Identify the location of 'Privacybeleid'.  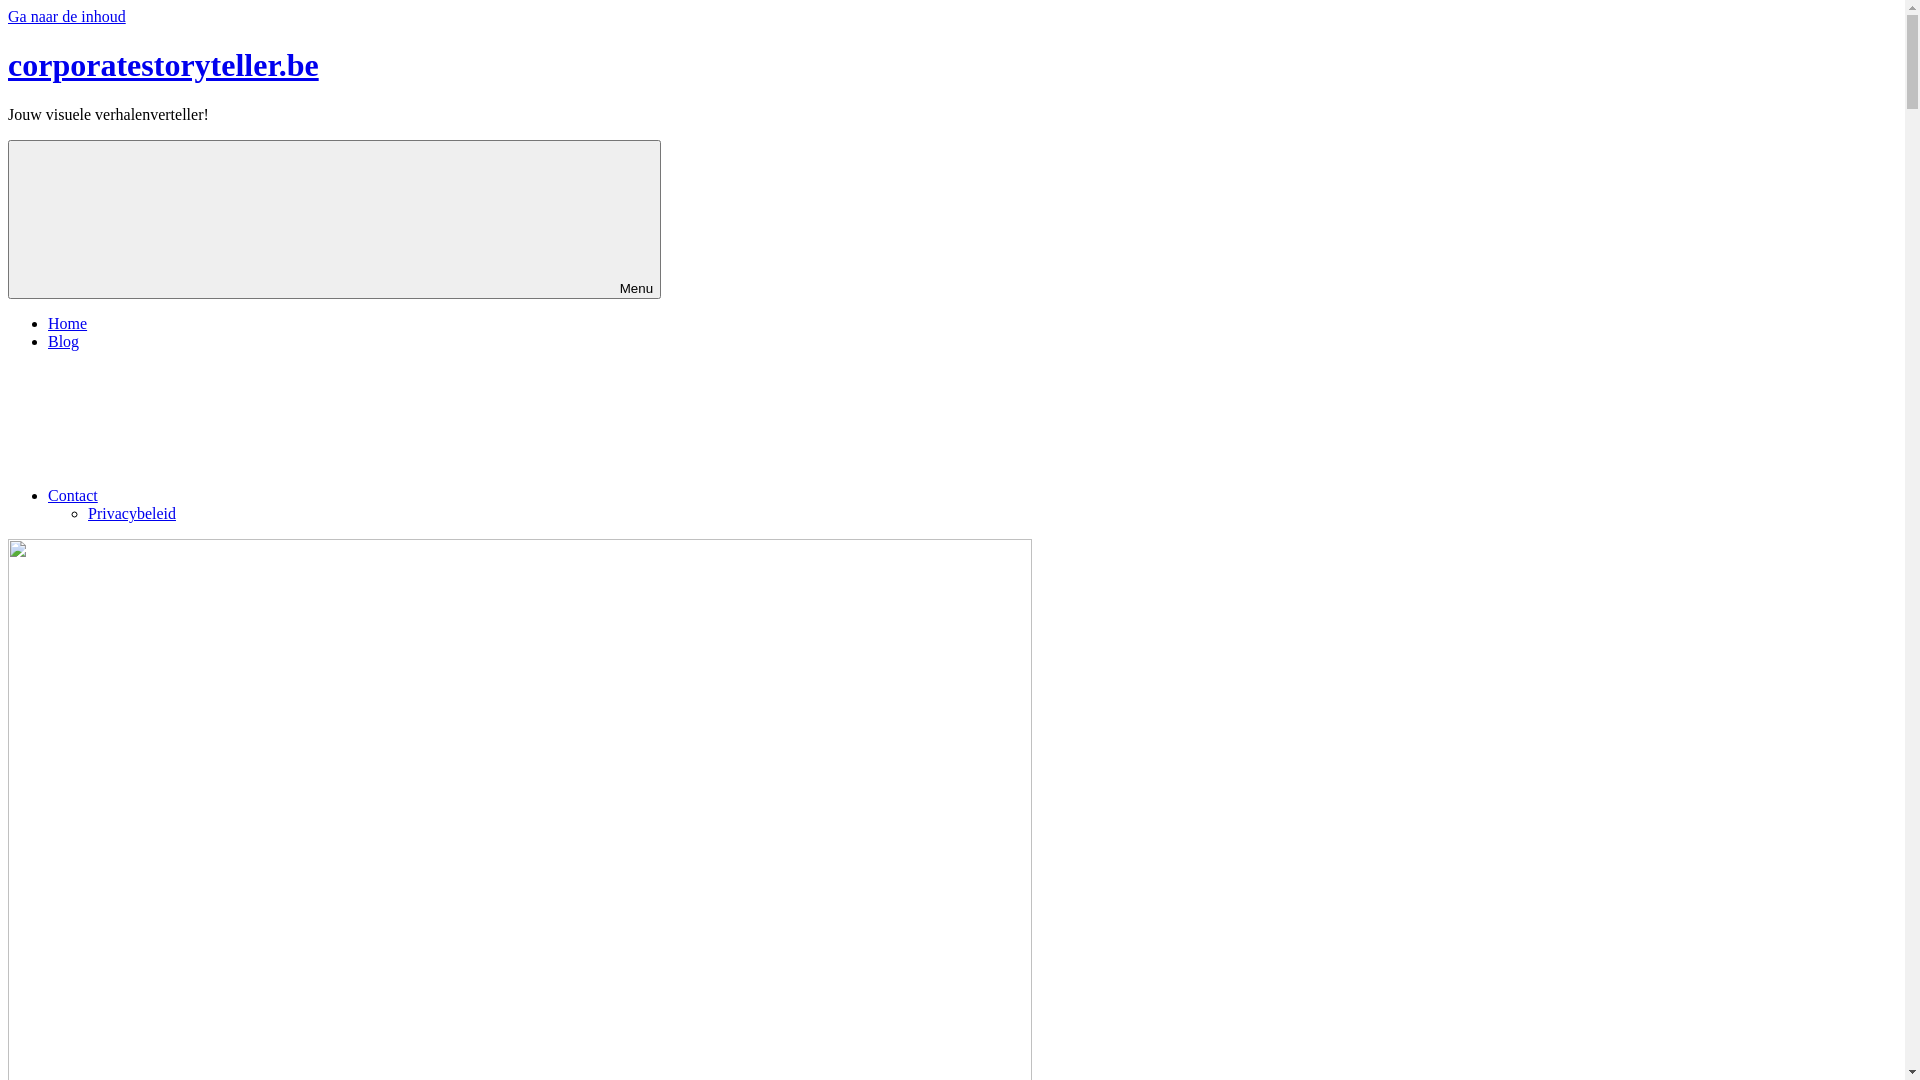
(86, 512).